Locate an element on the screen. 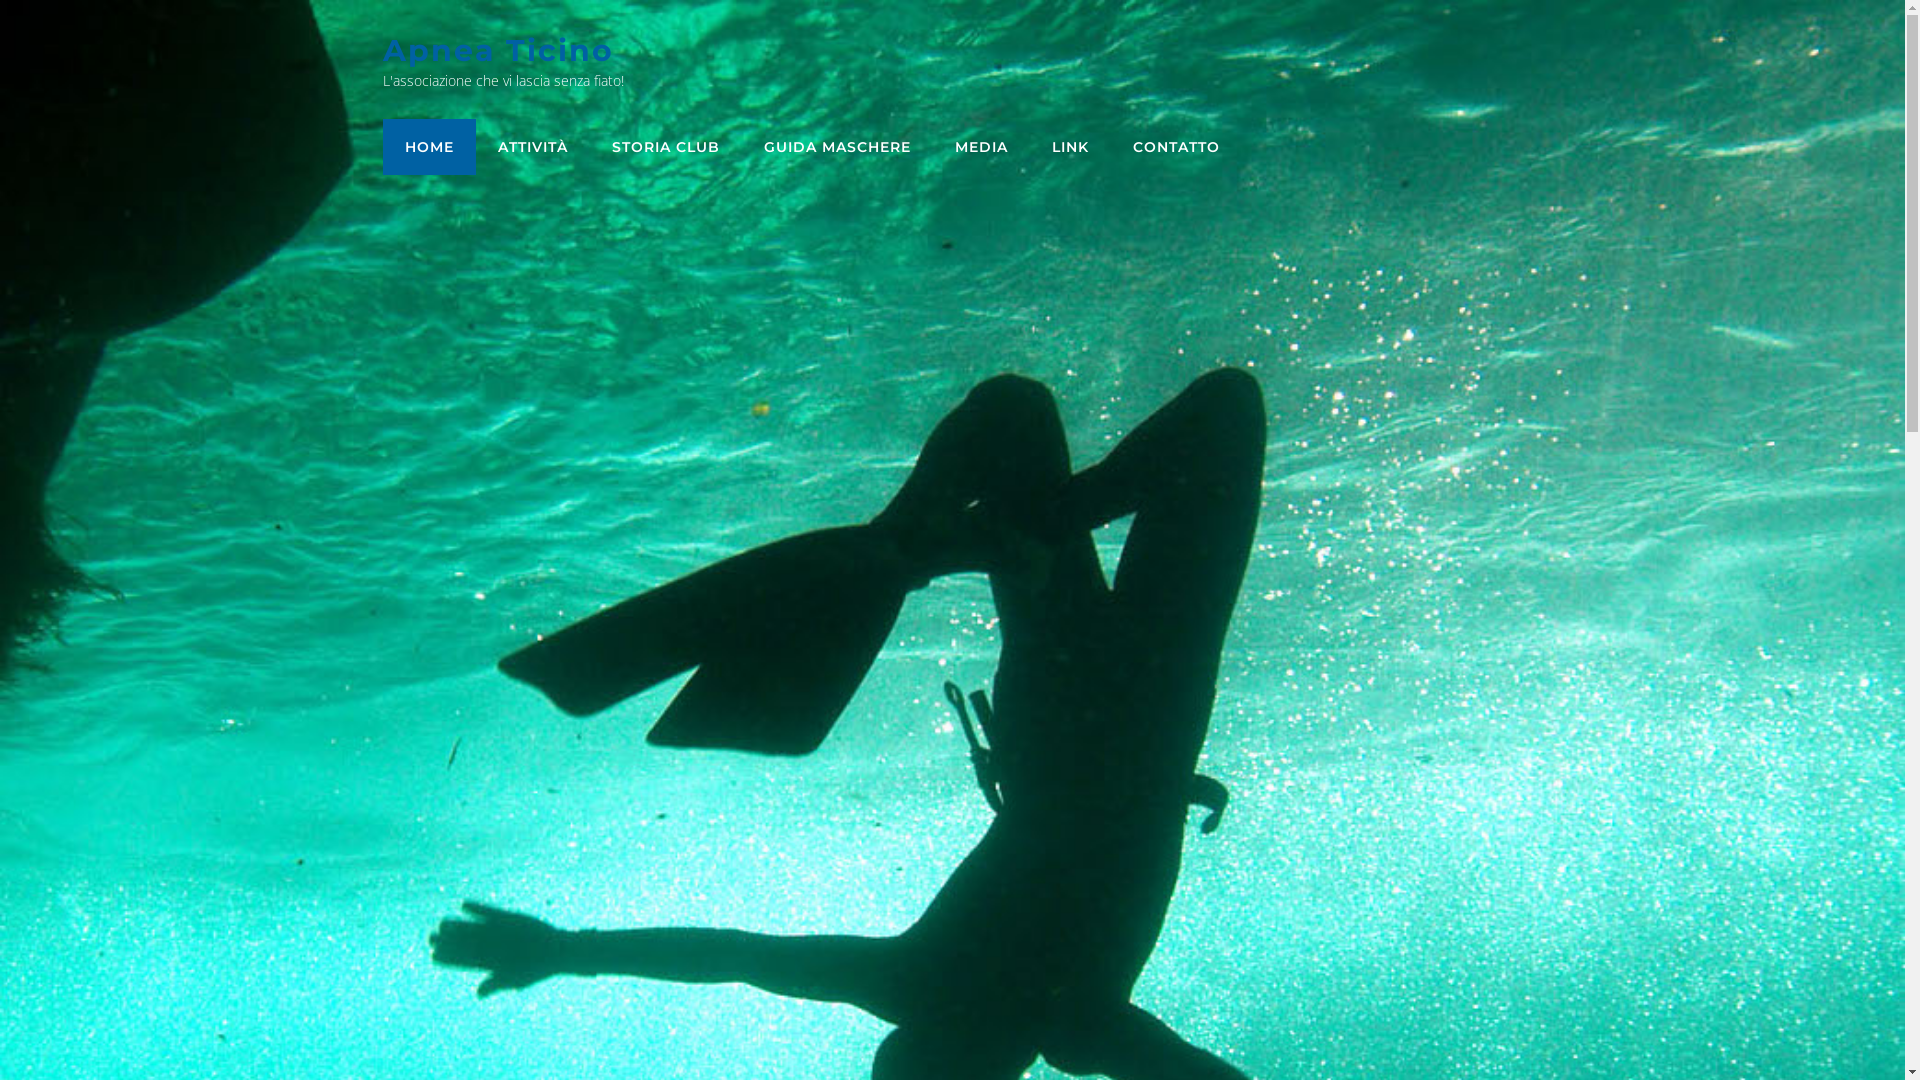 This screenshot has height=1080, width=1920. 'LINK' is located at coordinates (1069, 145).